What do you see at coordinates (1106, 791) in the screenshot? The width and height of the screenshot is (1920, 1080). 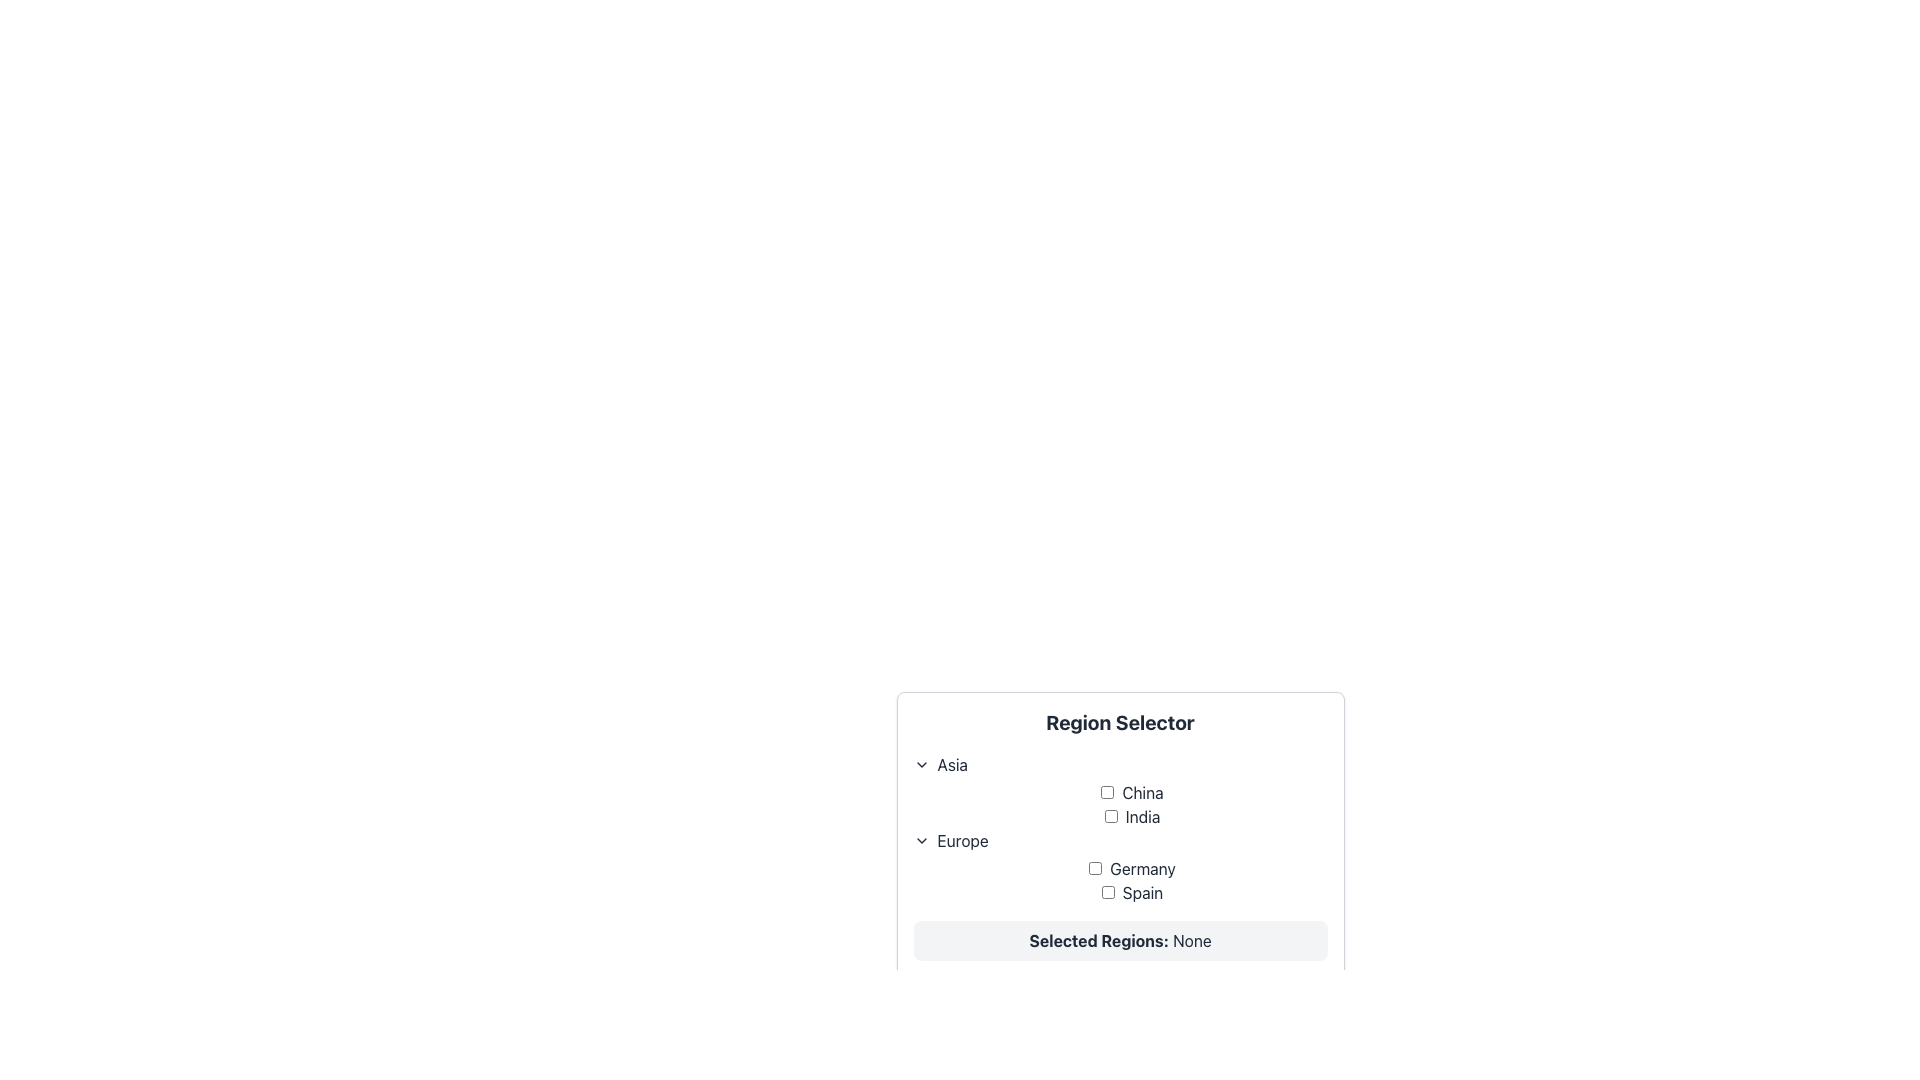 I see `the checkbox` at bounding box center [1106, 791].